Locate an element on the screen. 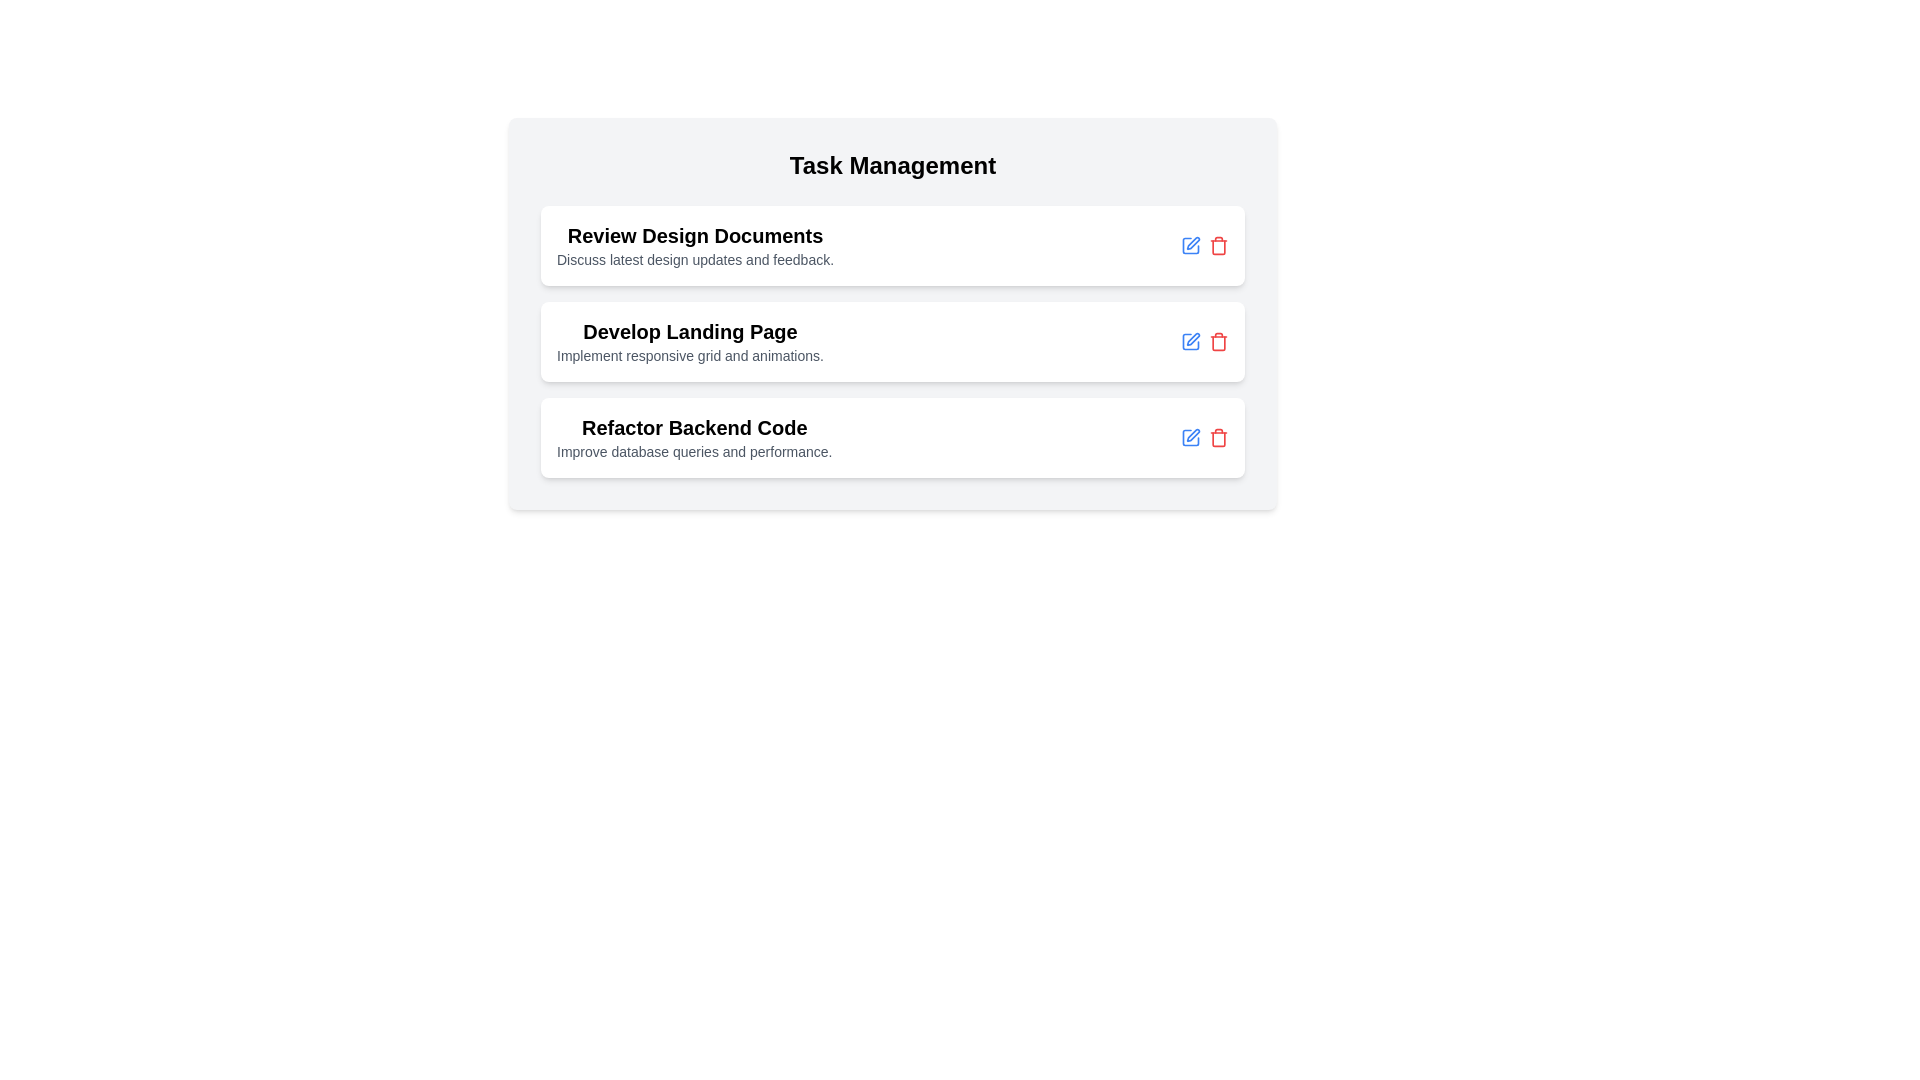 Image resolution: width=1920 pixels, height=1080 pixels. the delete button located on the right side of the row, which is the second interactive icon following a pencil icon, to change its color is located at coordinates (1218, 341).